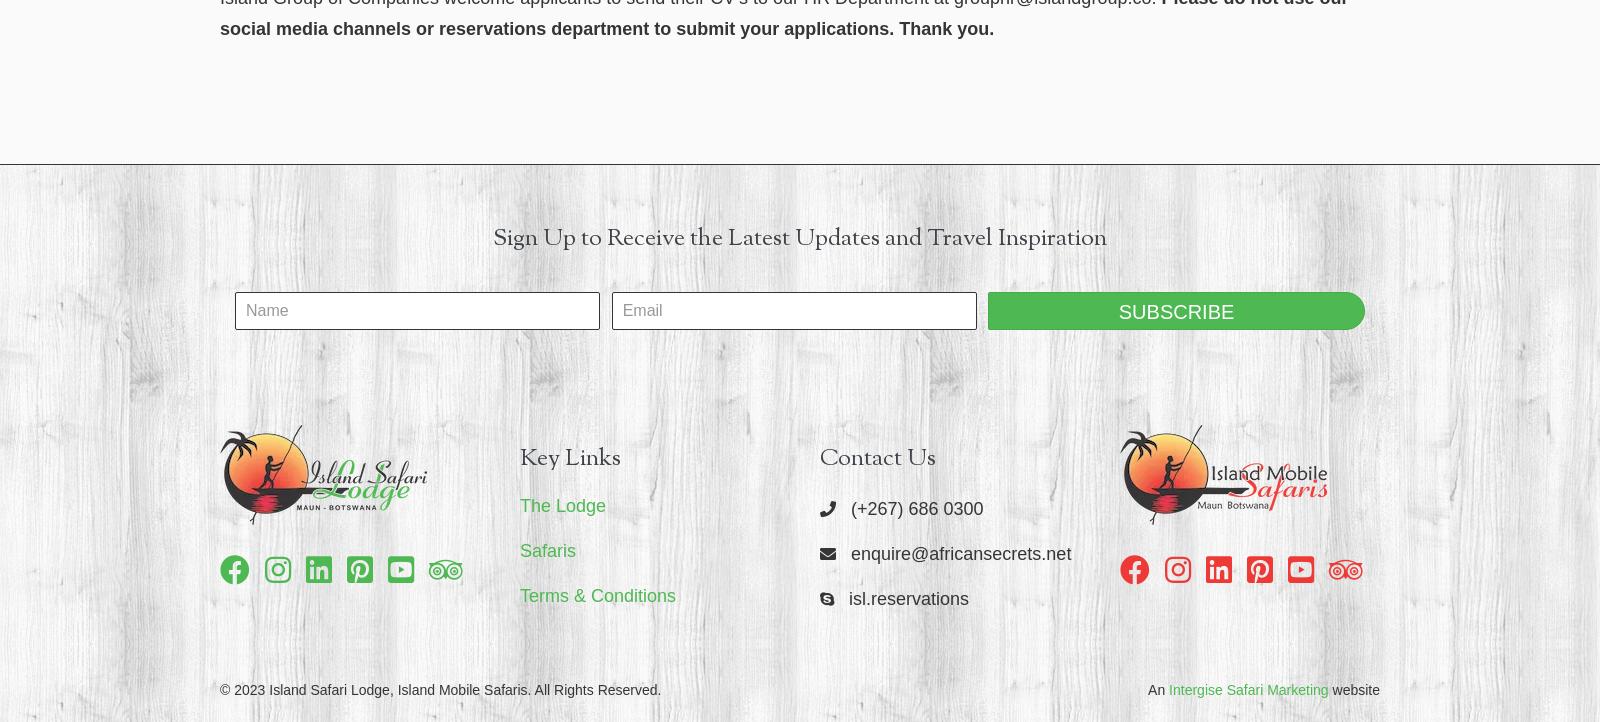 The width and height of the screenshot is (1600, 722). Describe the element at coordinates (800, 237) in the screenshot. I see `'Sign Up to Receive the Latest Updates and Travel Inspiration'` at that location.